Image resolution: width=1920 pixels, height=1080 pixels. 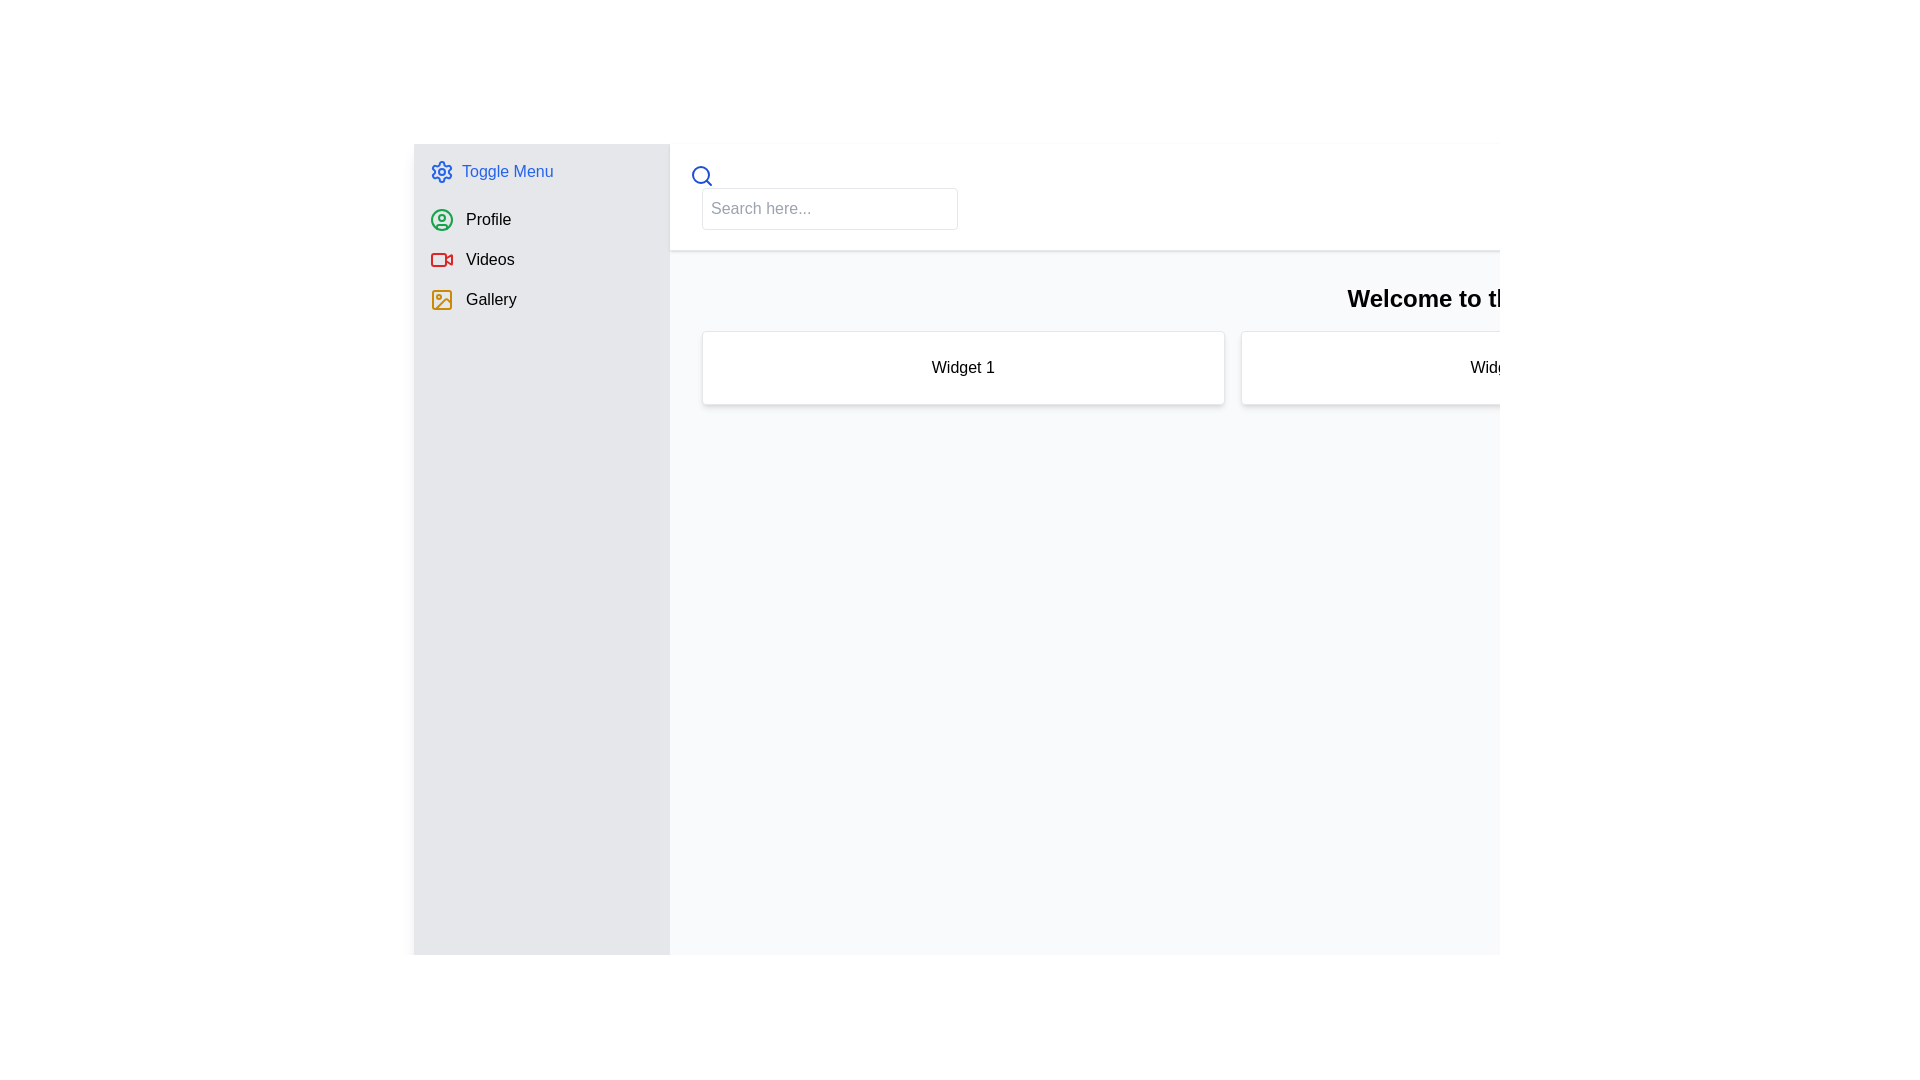 I want to click on the image gallery icon located in the sidebar menu, which is positioned next to the 'Gallery' label as part of the third item in a vertical list, so click(x=440, y=300).